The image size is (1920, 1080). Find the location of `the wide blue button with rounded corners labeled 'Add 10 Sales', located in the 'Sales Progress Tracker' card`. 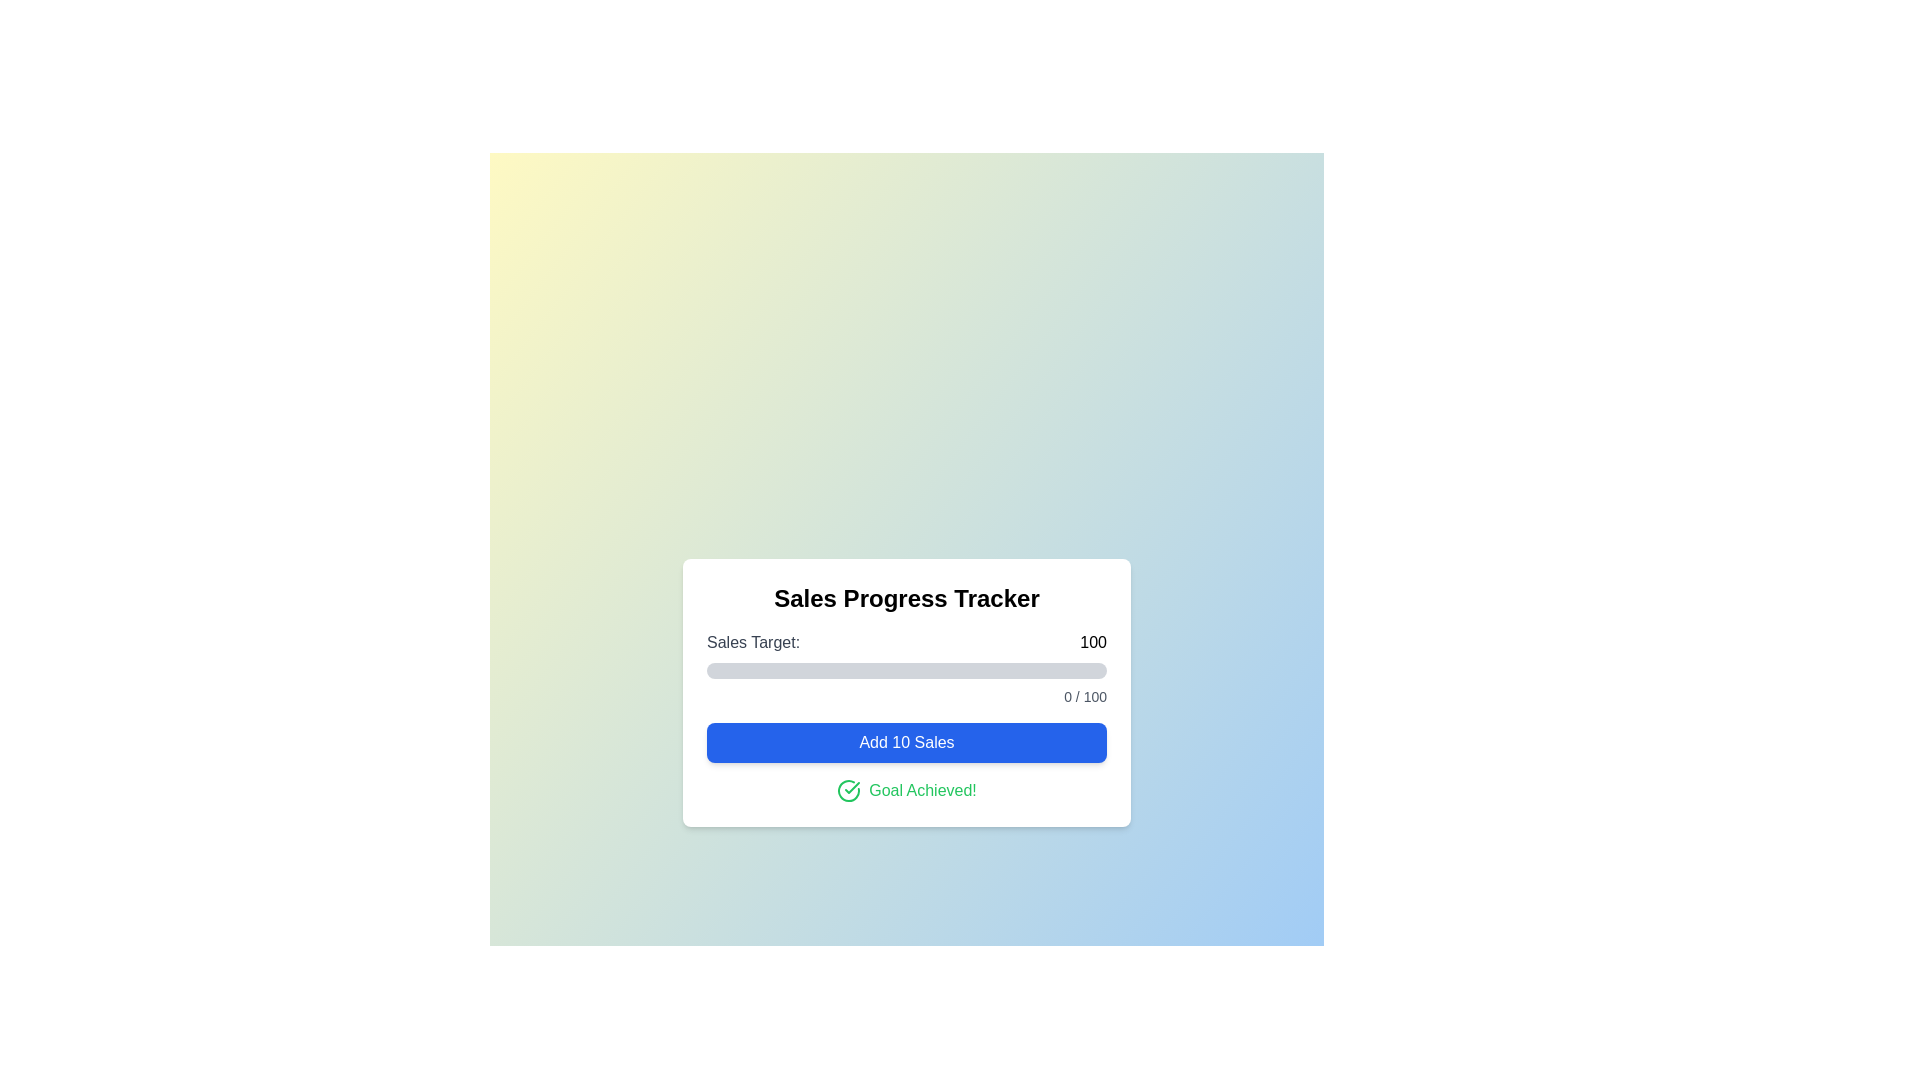

the wide blue button with rounded corners labeled 'Add 10 Sales', located in the 'Sales Progress Tracker' card is located at coordinates (906, 743).